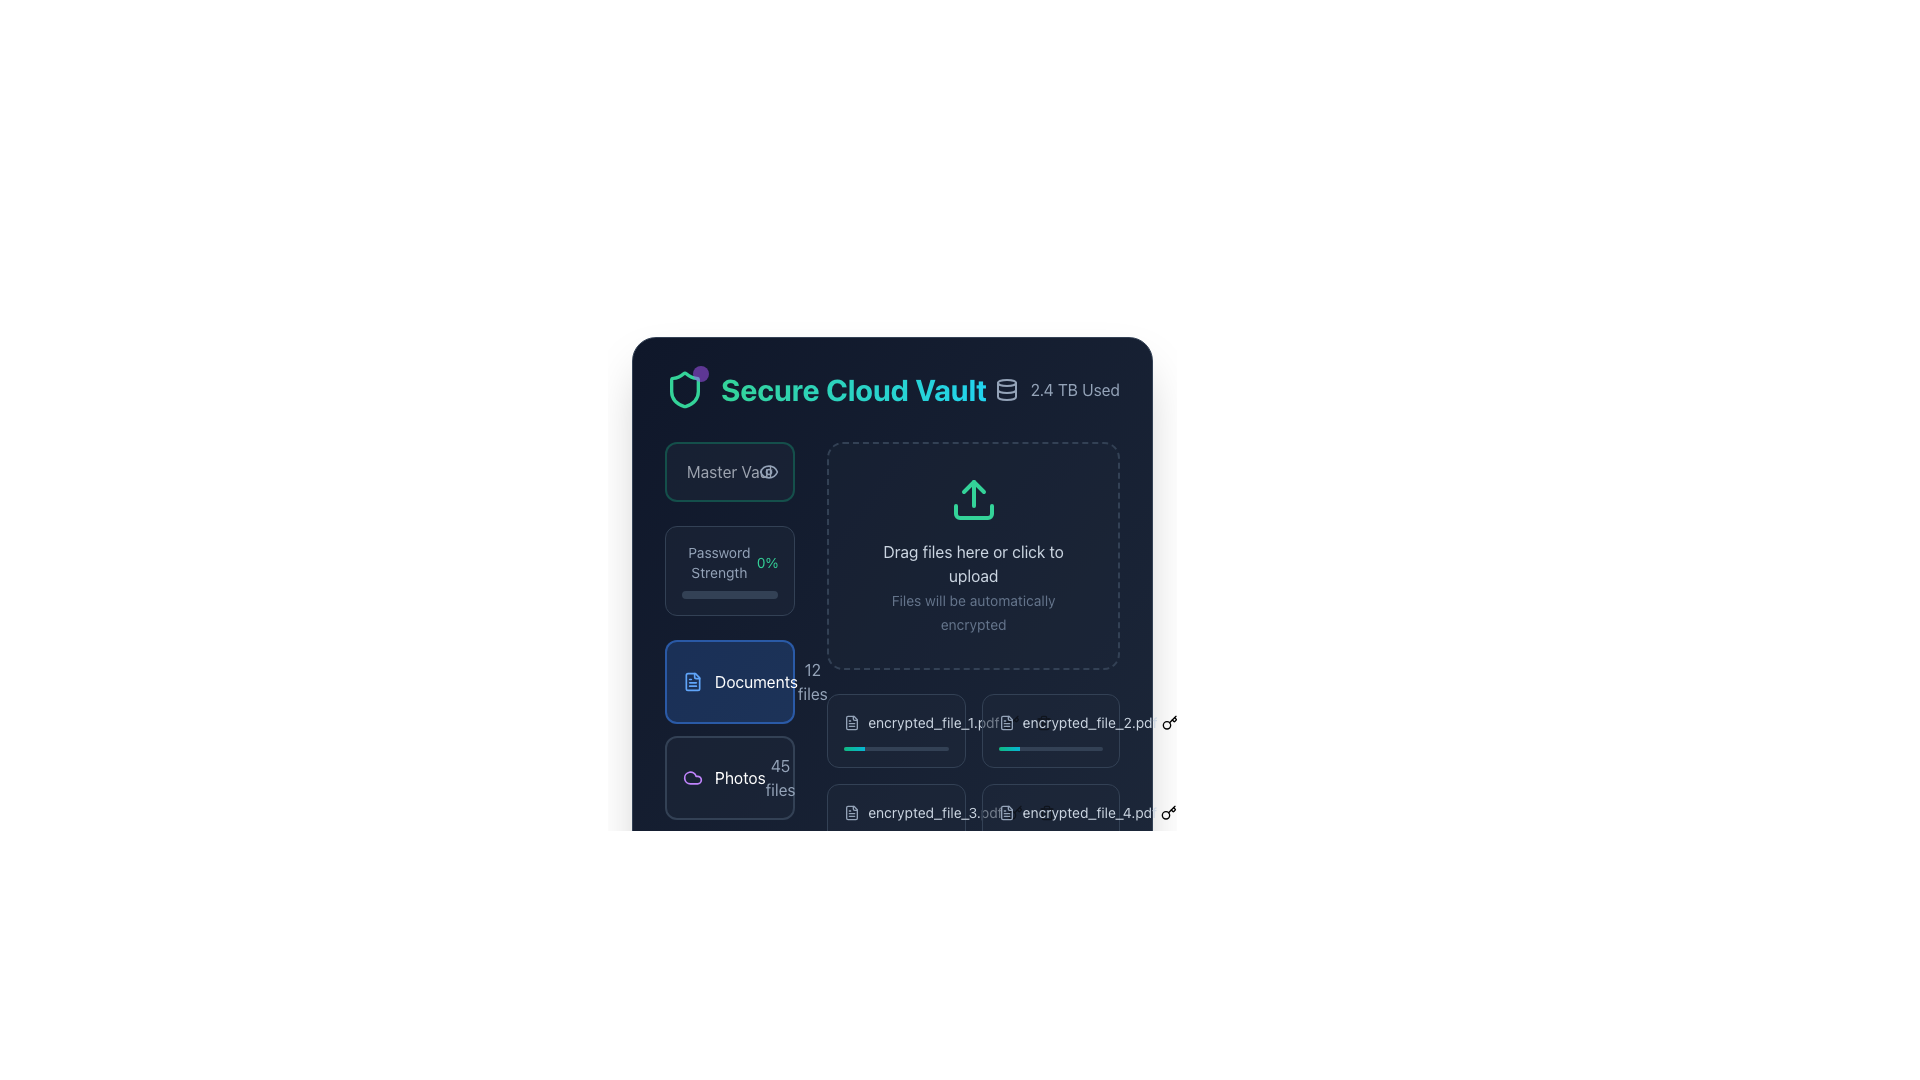 The height and width of the screenshot is (1080, 1920). What do you see at coordinates (729, 593) in the screenshot?
I see `the progress bar that is part of the 'Password Strength' section, which has a dark background and is currently at 0% width` at bounding box center [729, 593].